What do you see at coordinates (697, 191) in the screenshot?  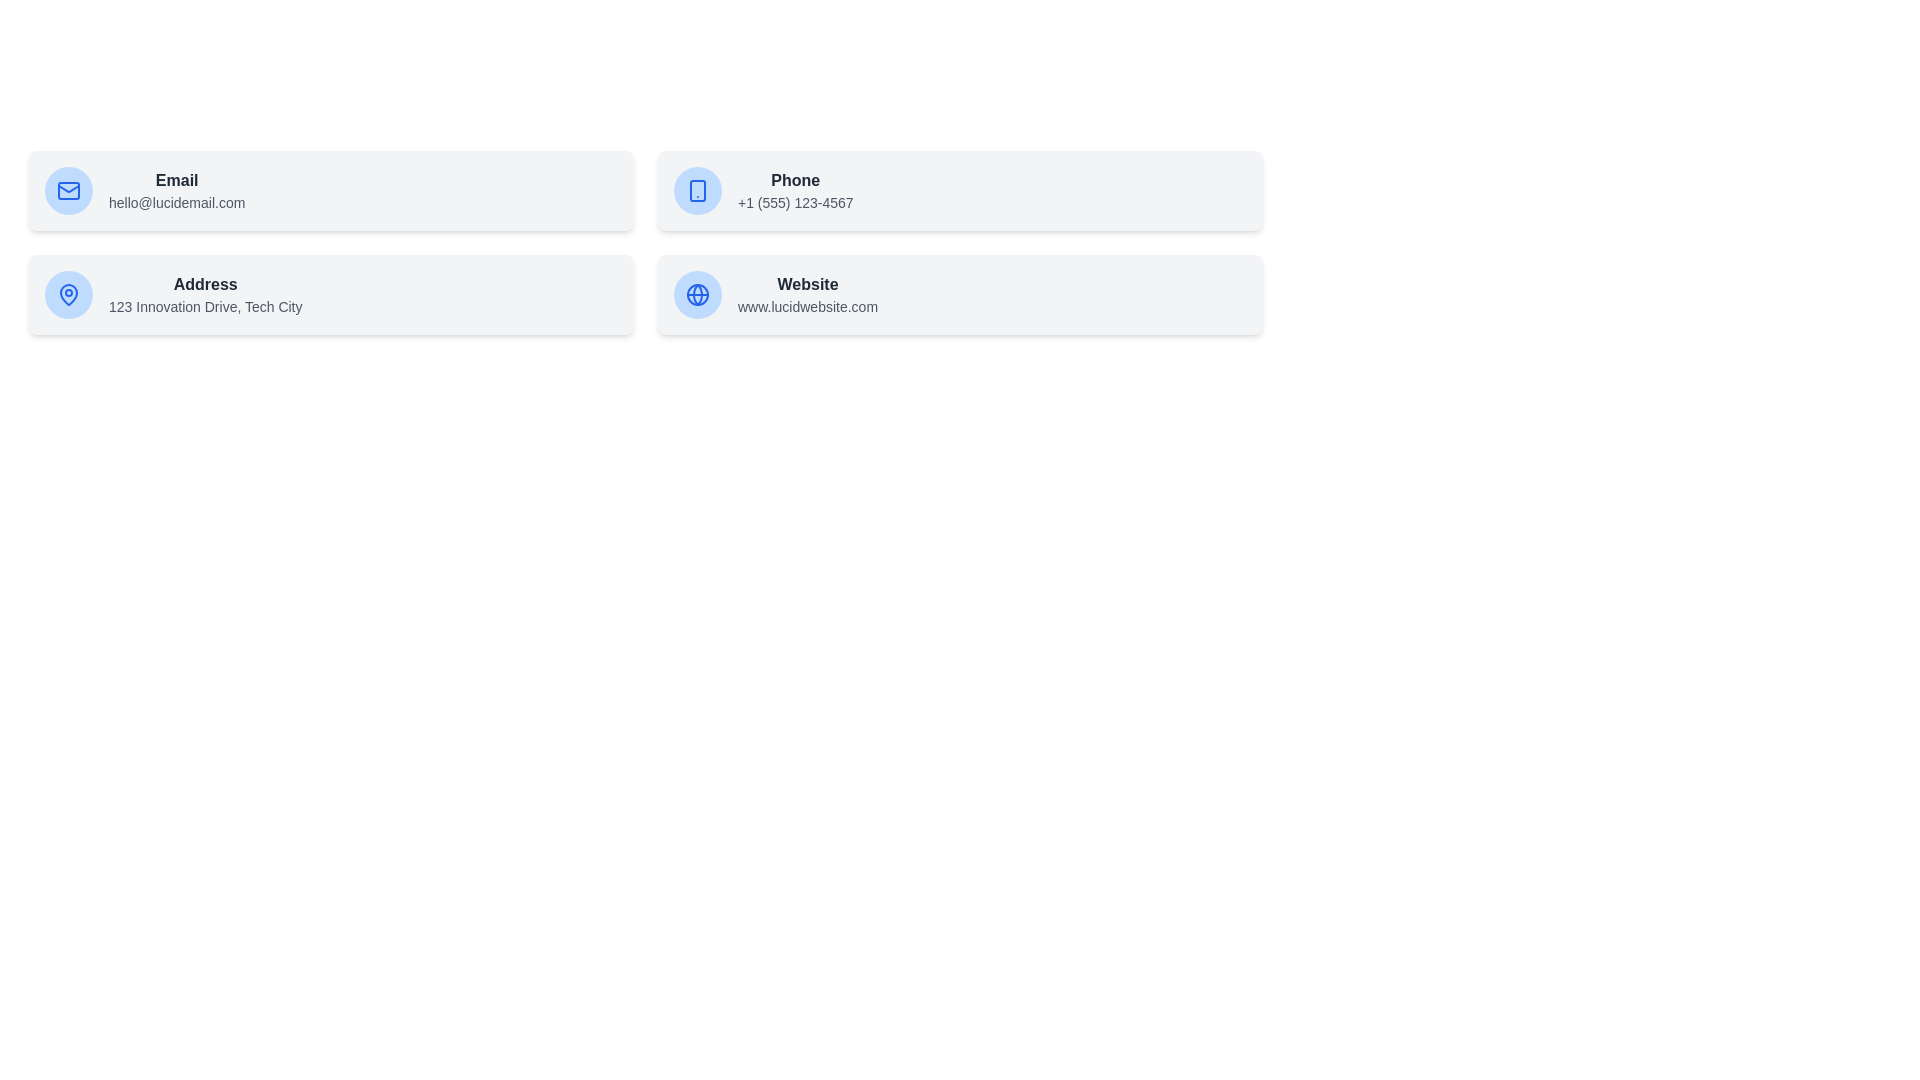 I see `the smartphone icon within the blue circular background, which is centrally aligned on the contact information card labeled 'Phone'` at bounding box center [697, 191].